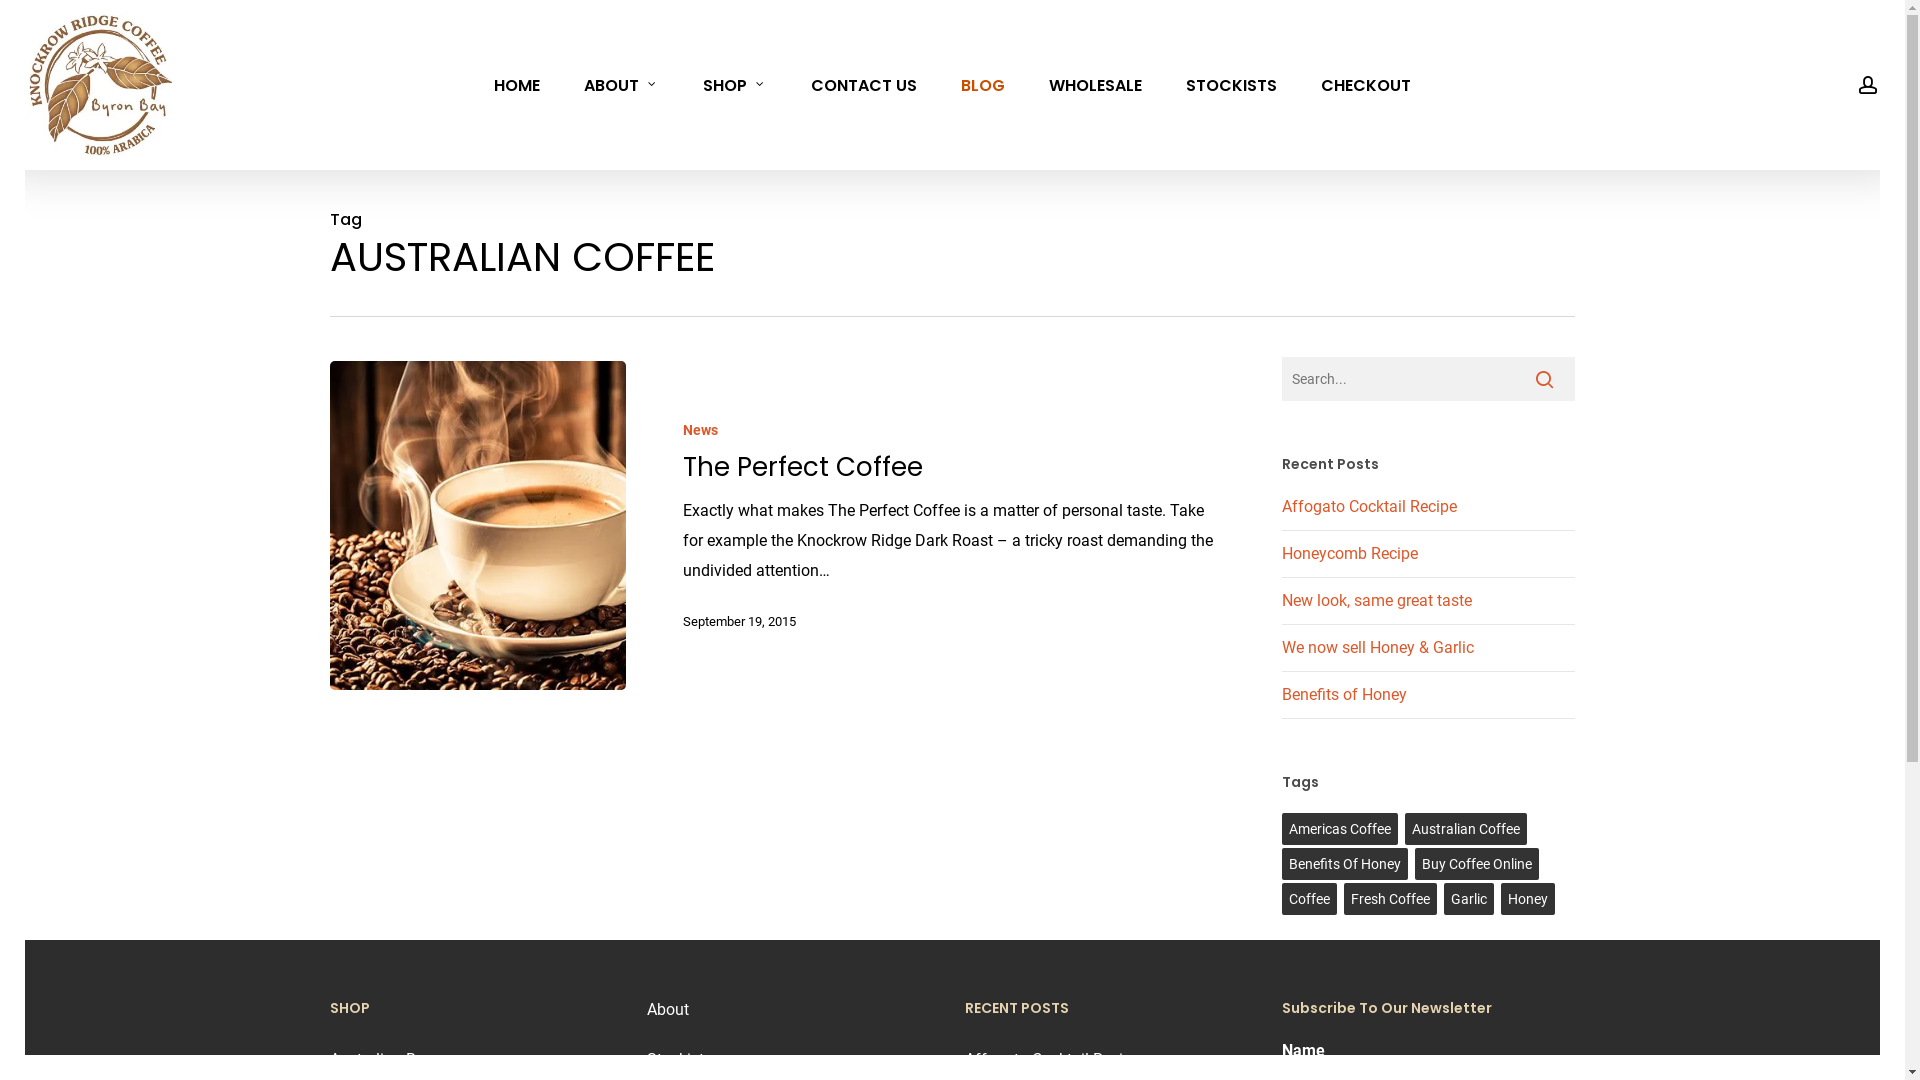 The width and height of the screenshot is (1920, 1080). Describe the element at coordinates (1866, 83) in the screenshot. I see `'account'` at that location.